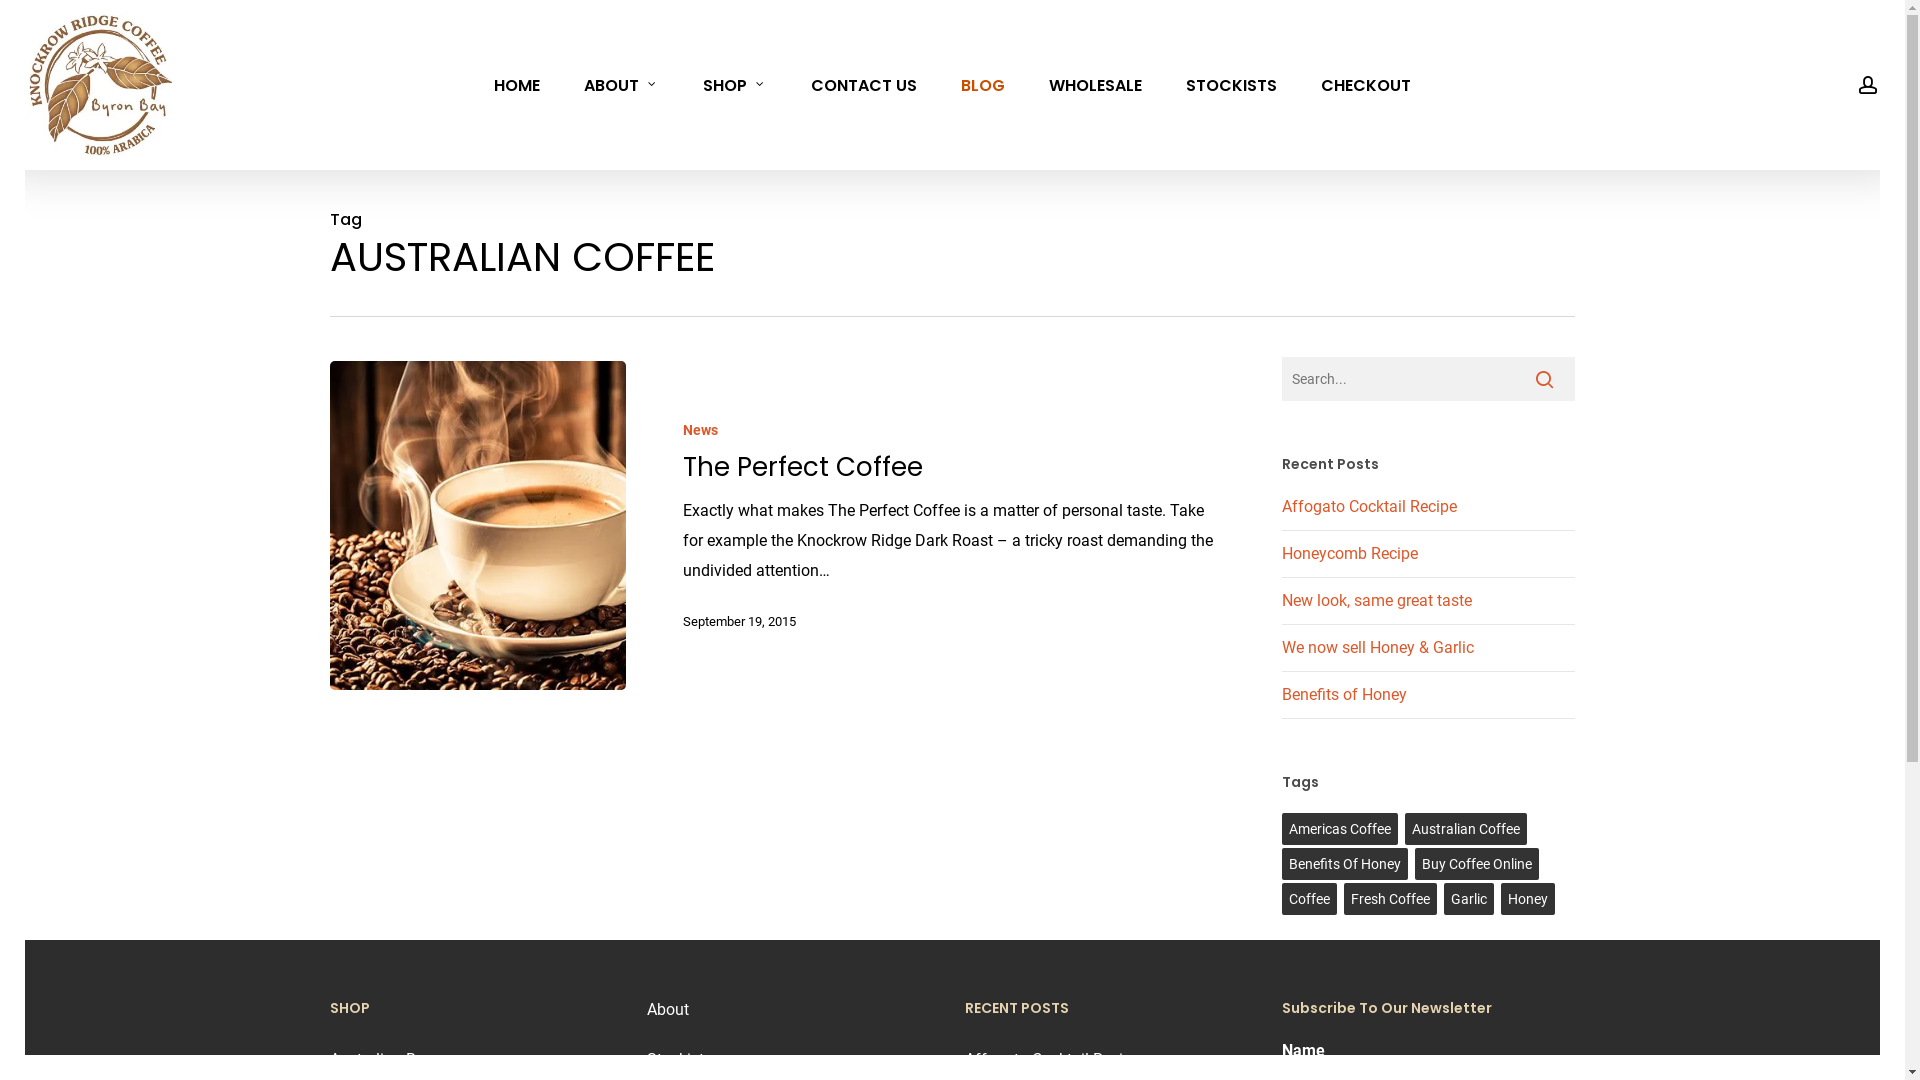 The width and height of the screenshot is (1920, 1080). Describe the element at coordinates (1866, 83) in the screenshot. I see `'account'` at that location.